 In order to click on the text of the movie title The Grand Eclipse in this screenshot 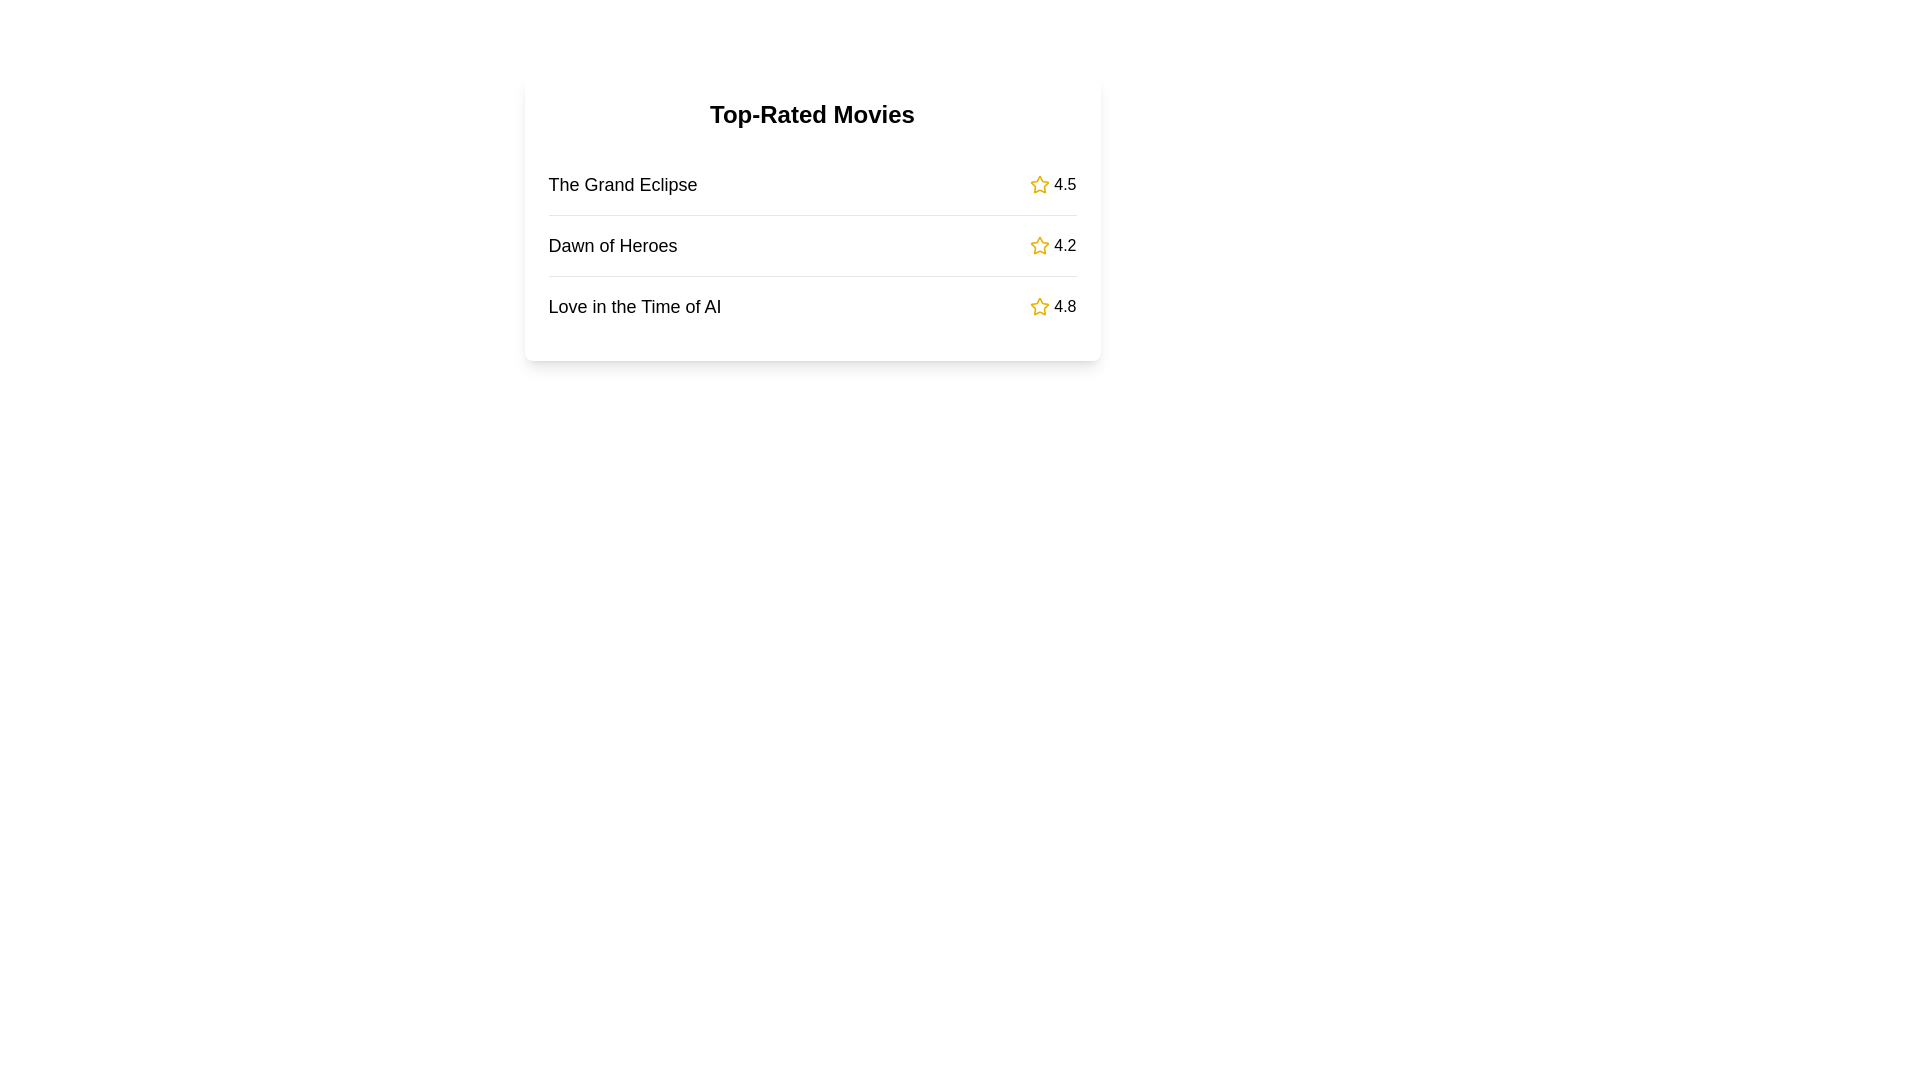, I will do `click(622, 185)`.